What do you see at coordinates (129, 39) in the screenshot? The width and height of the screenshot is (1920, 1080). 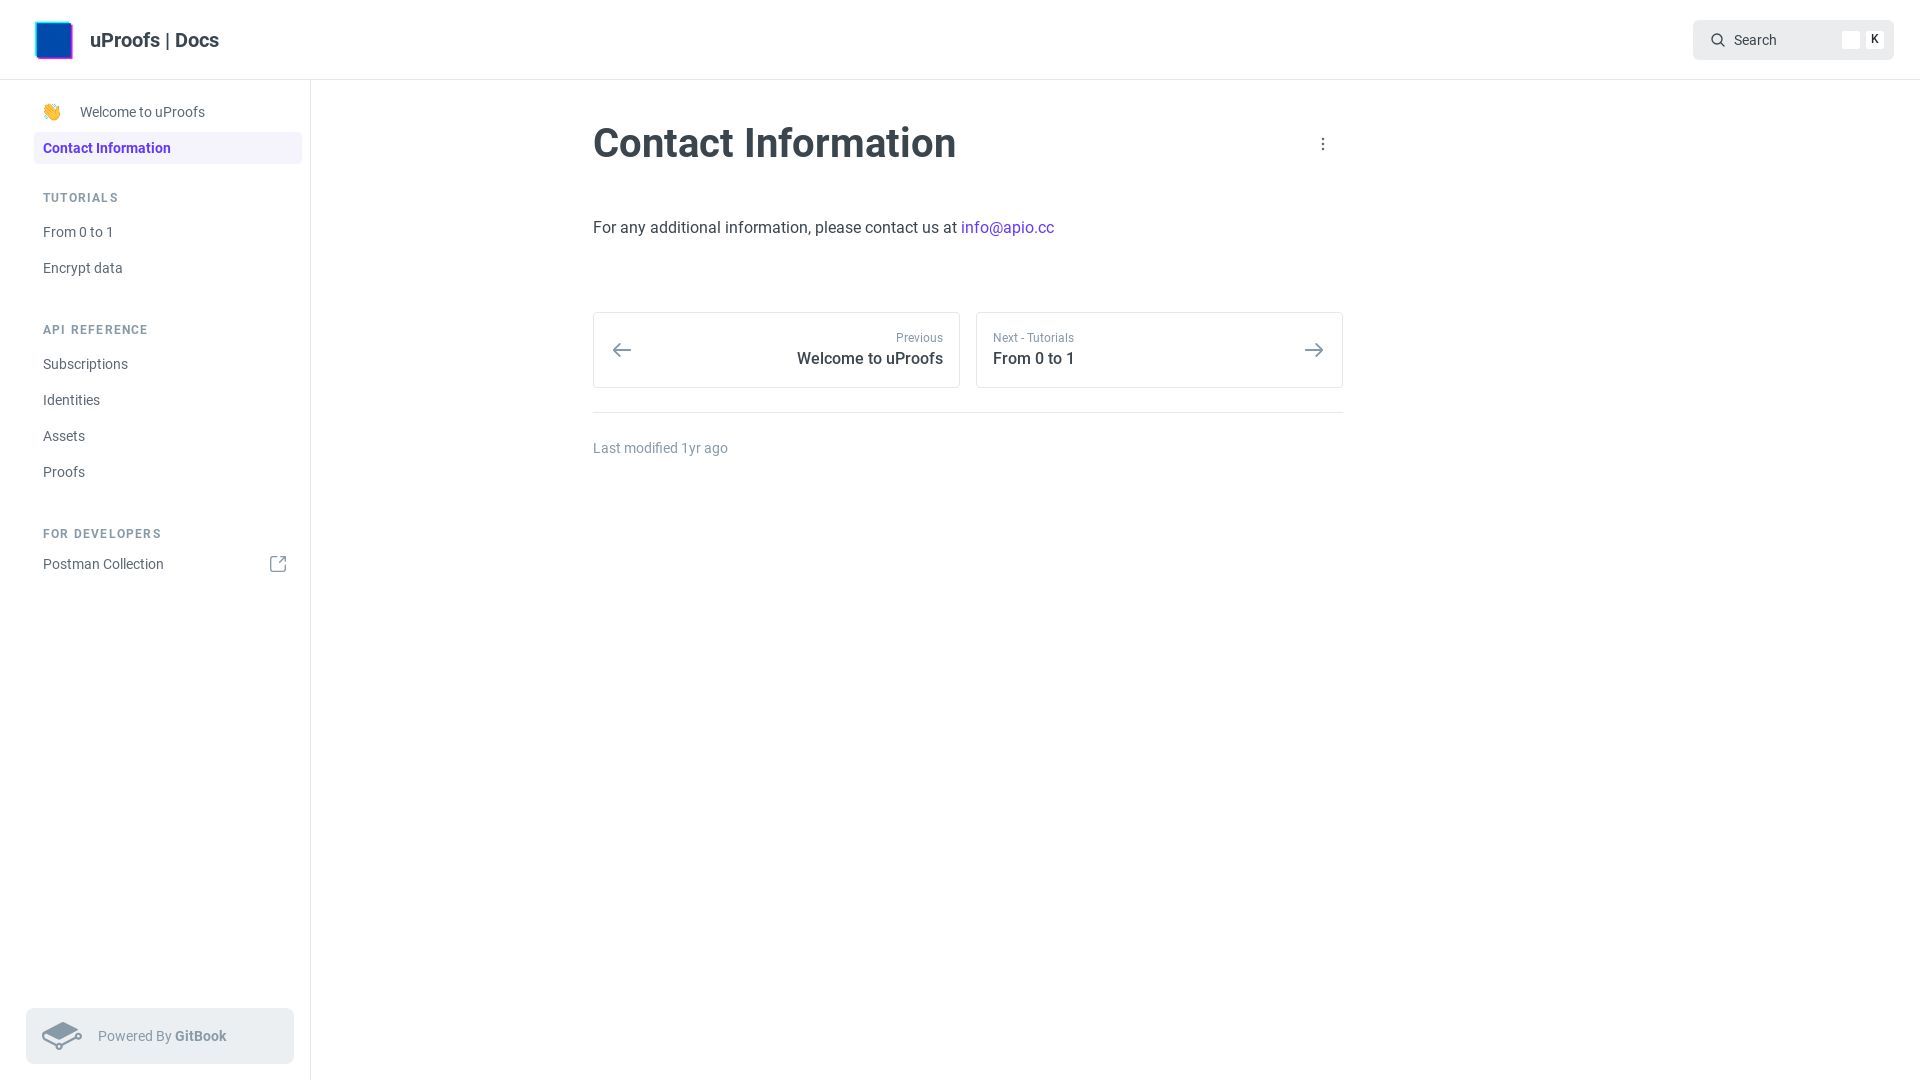 I see `'uProofs | Docs'` at bounding box center [129, 39].